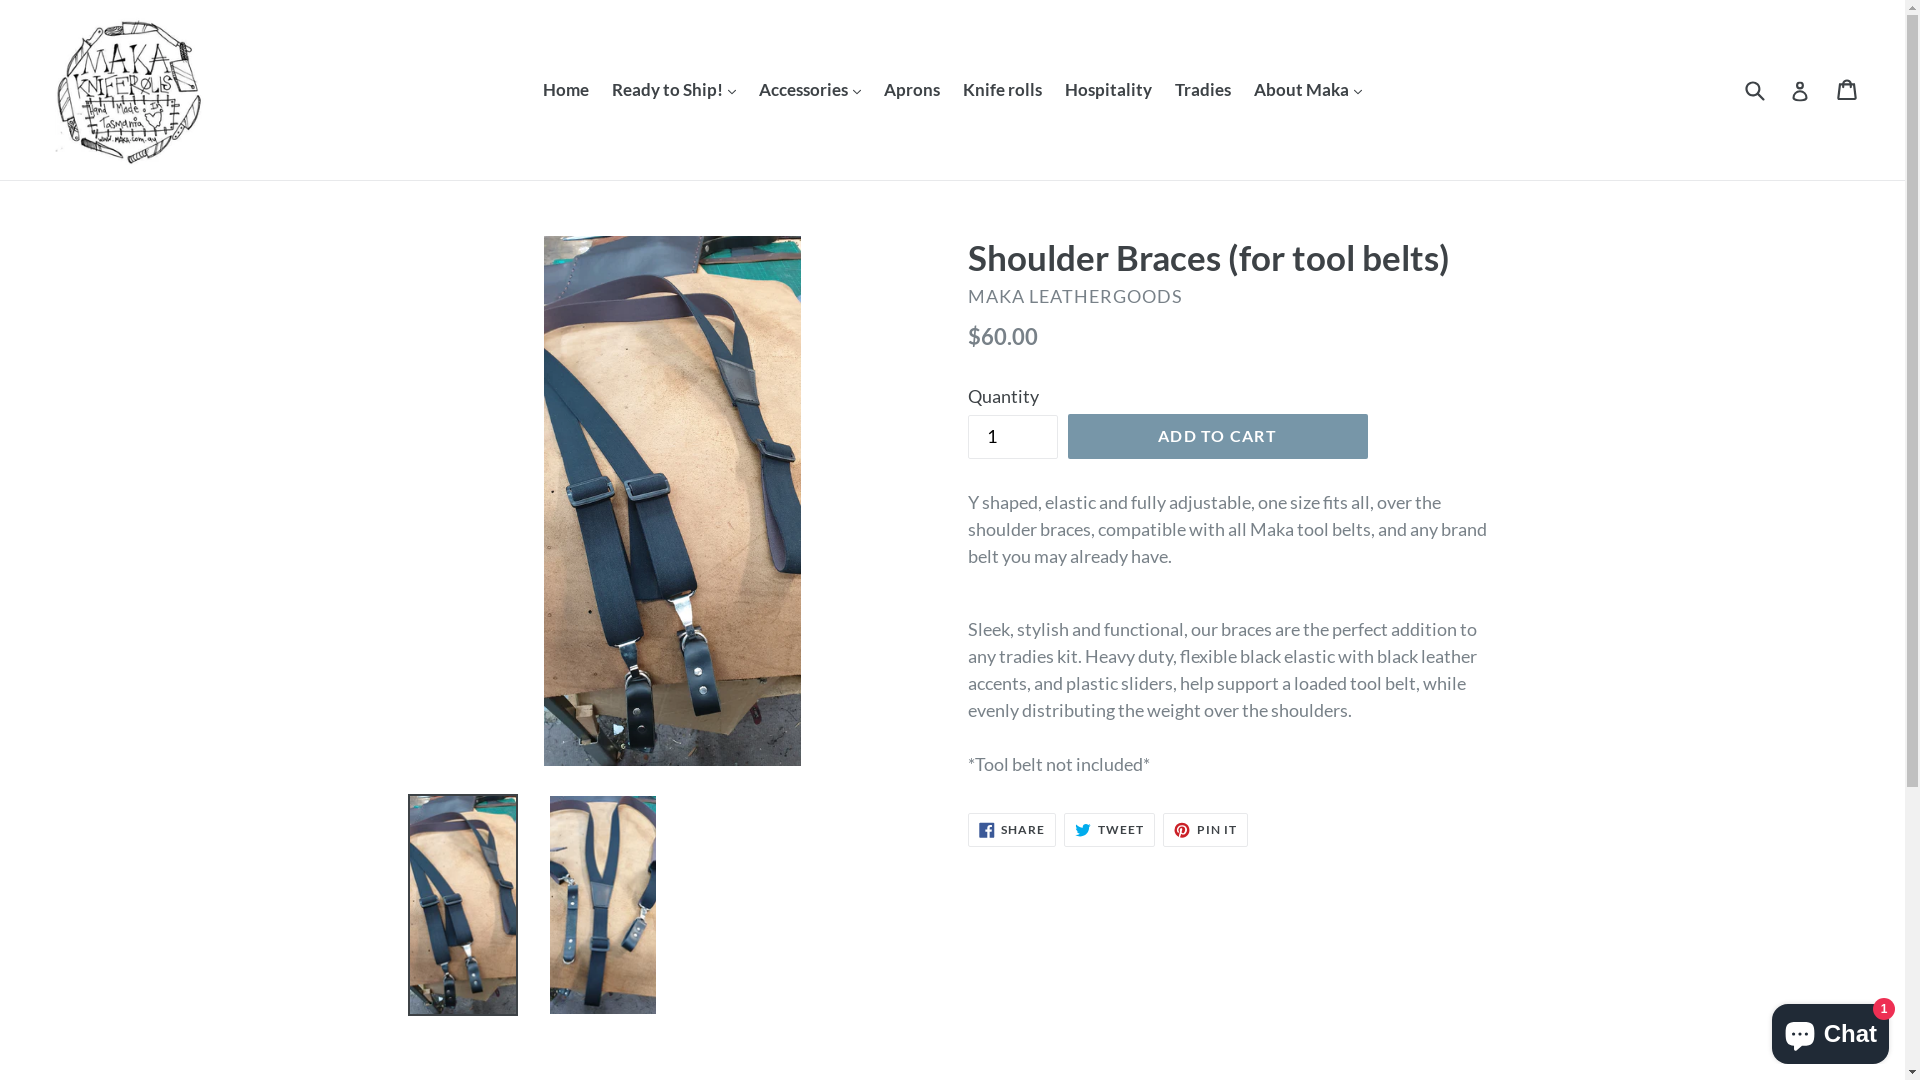 The image size is (1920, 1080). Describe the element at coordinates (873, 88) in the screenshot. I see `'Aprons'` at that location.